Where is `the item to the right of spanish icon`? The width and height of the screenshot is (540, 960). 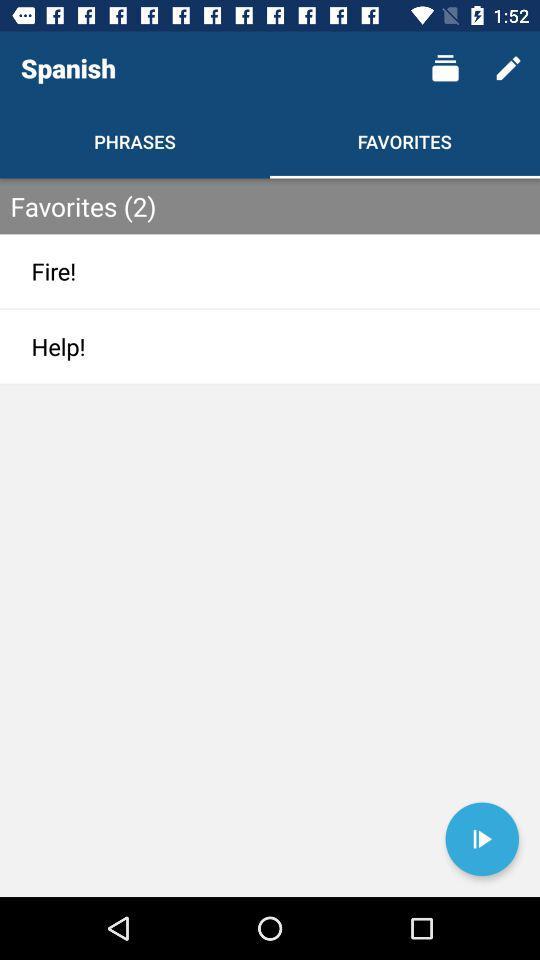
the item to the right of spanish icon is located at coordinates (445, 68).